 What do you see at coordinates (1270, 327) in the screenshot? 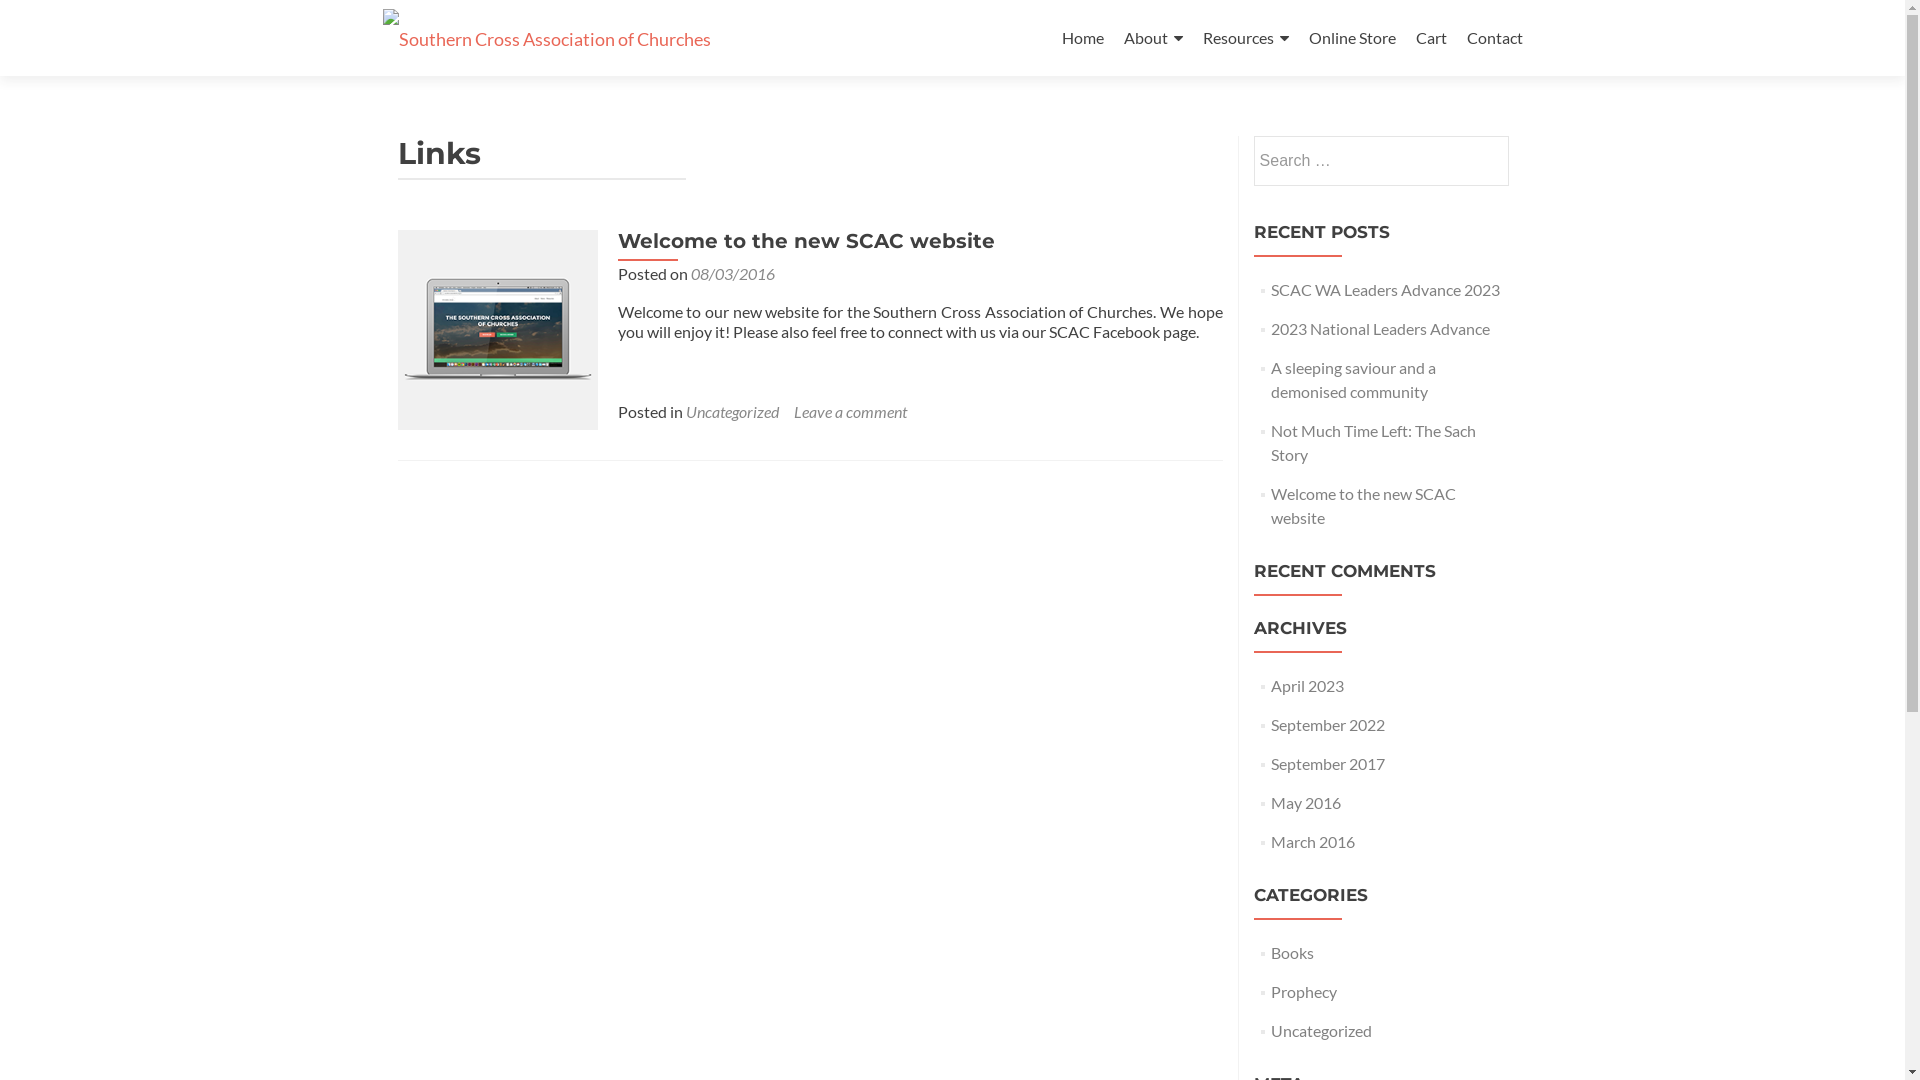
I see `'2023 National Leaders Advance'` at bounding box center [1270, 327].